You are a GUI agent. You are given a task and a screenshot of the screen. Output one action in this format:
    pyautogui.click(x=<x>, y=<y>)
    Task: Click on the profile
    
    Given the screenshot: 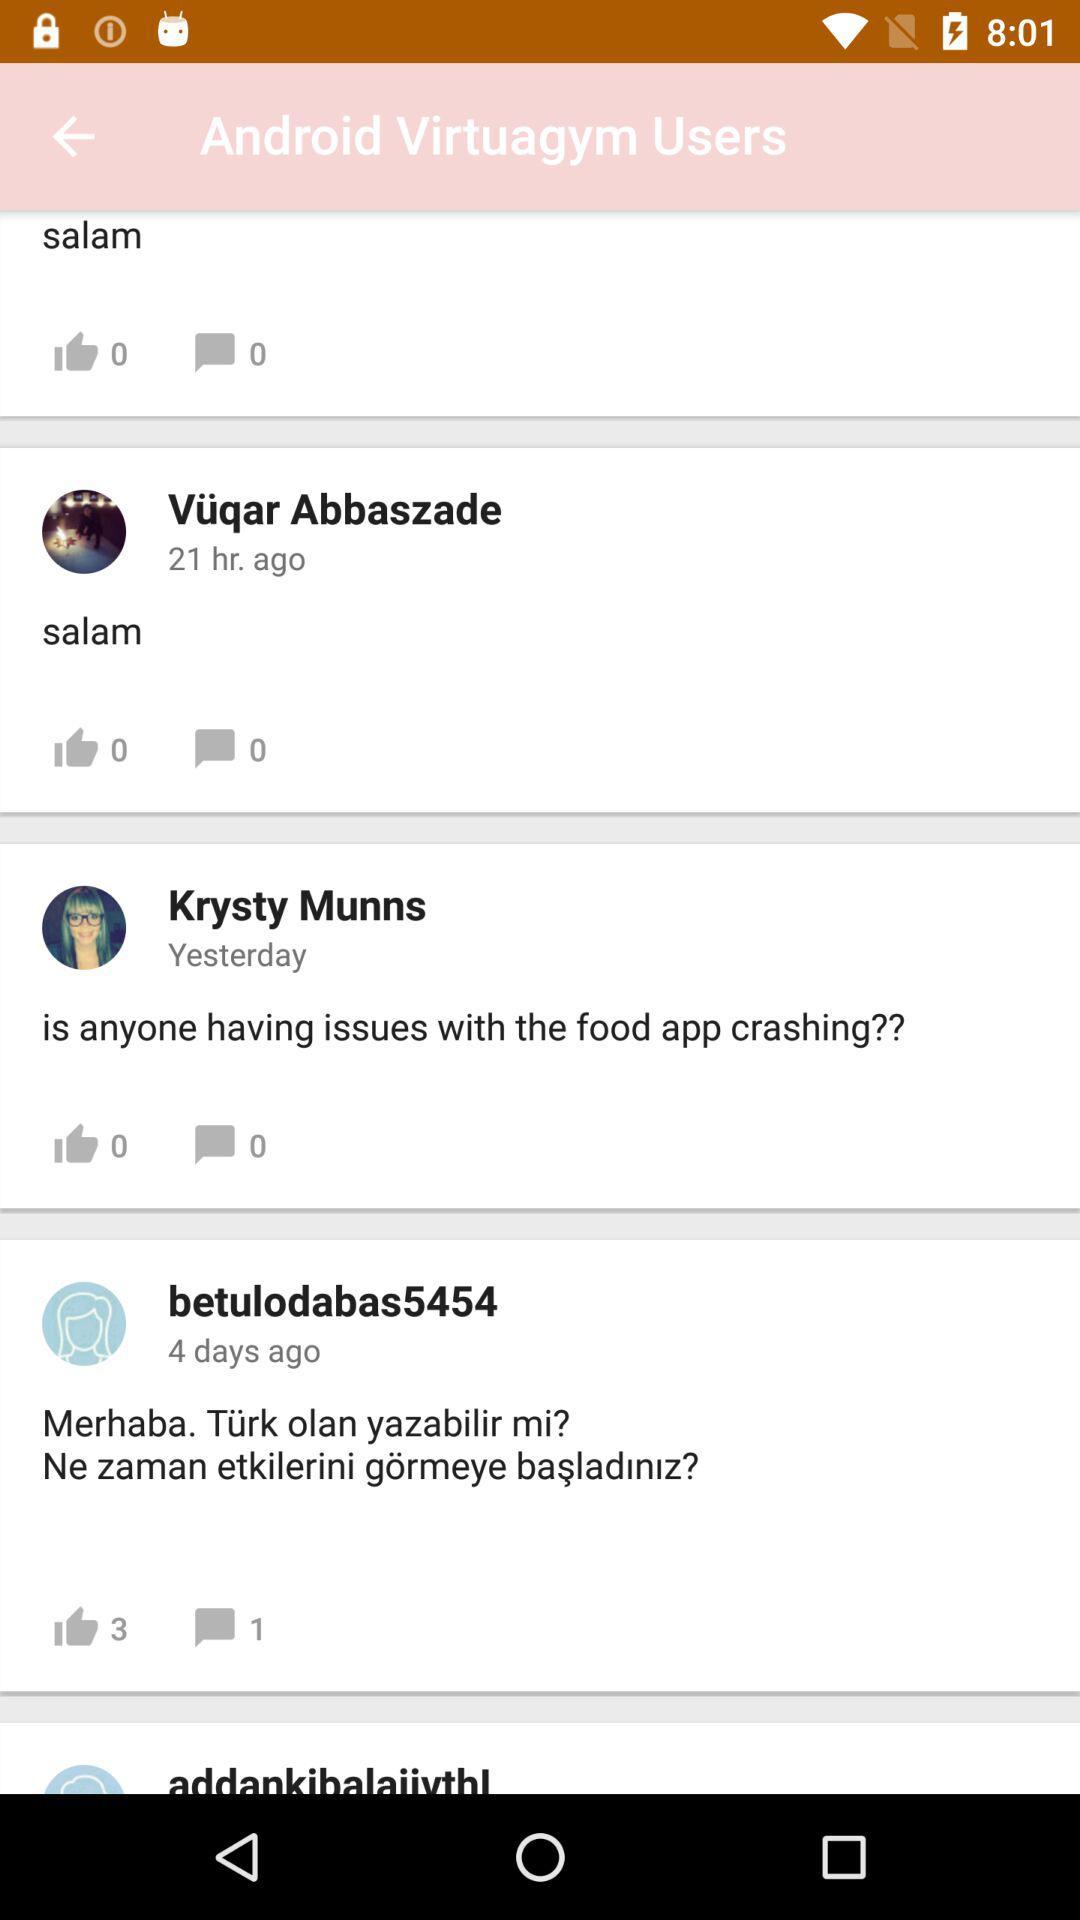 What is the action you would take?
    pyautogui.click(x=83, y=926)
    